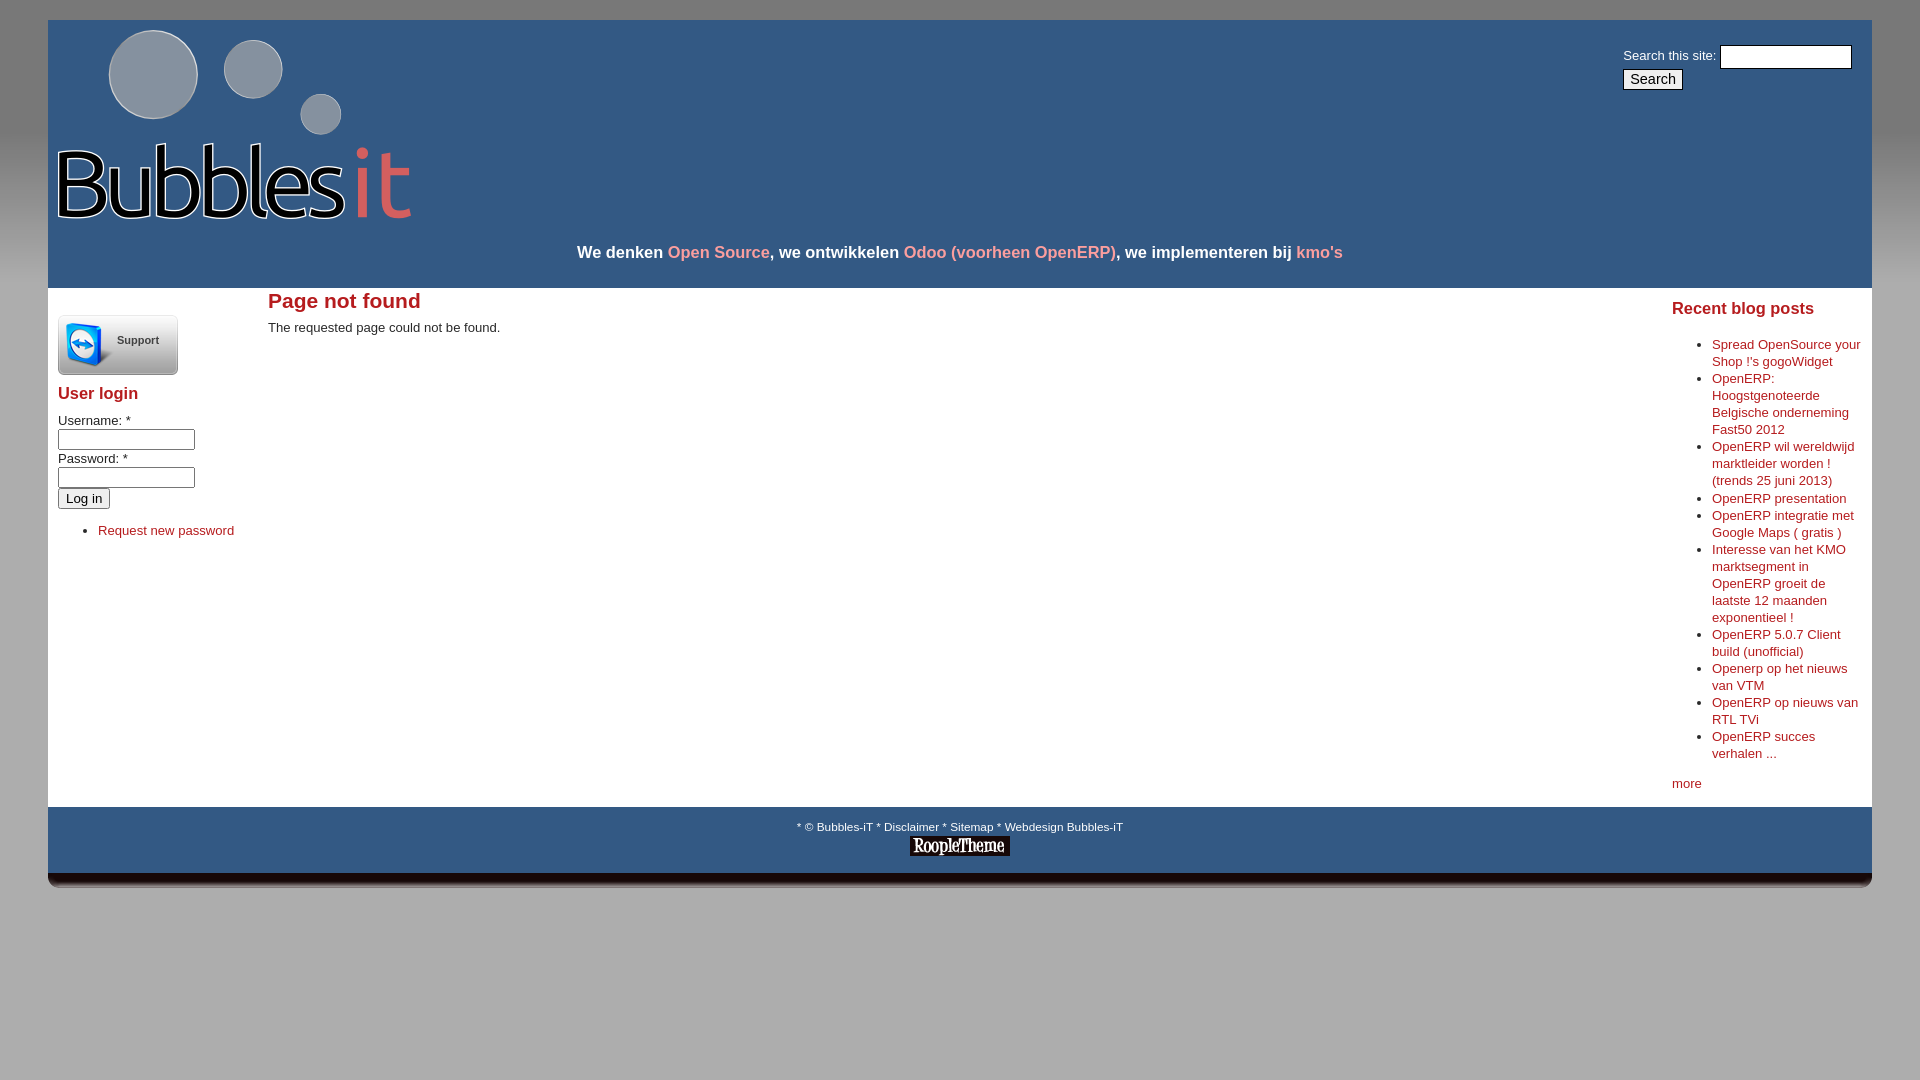 The height and width of the screenshot is (1080, 1920). Describe the element at coordinates (1319, 250) in the screenshot. I see `'kmo's'` at that location.